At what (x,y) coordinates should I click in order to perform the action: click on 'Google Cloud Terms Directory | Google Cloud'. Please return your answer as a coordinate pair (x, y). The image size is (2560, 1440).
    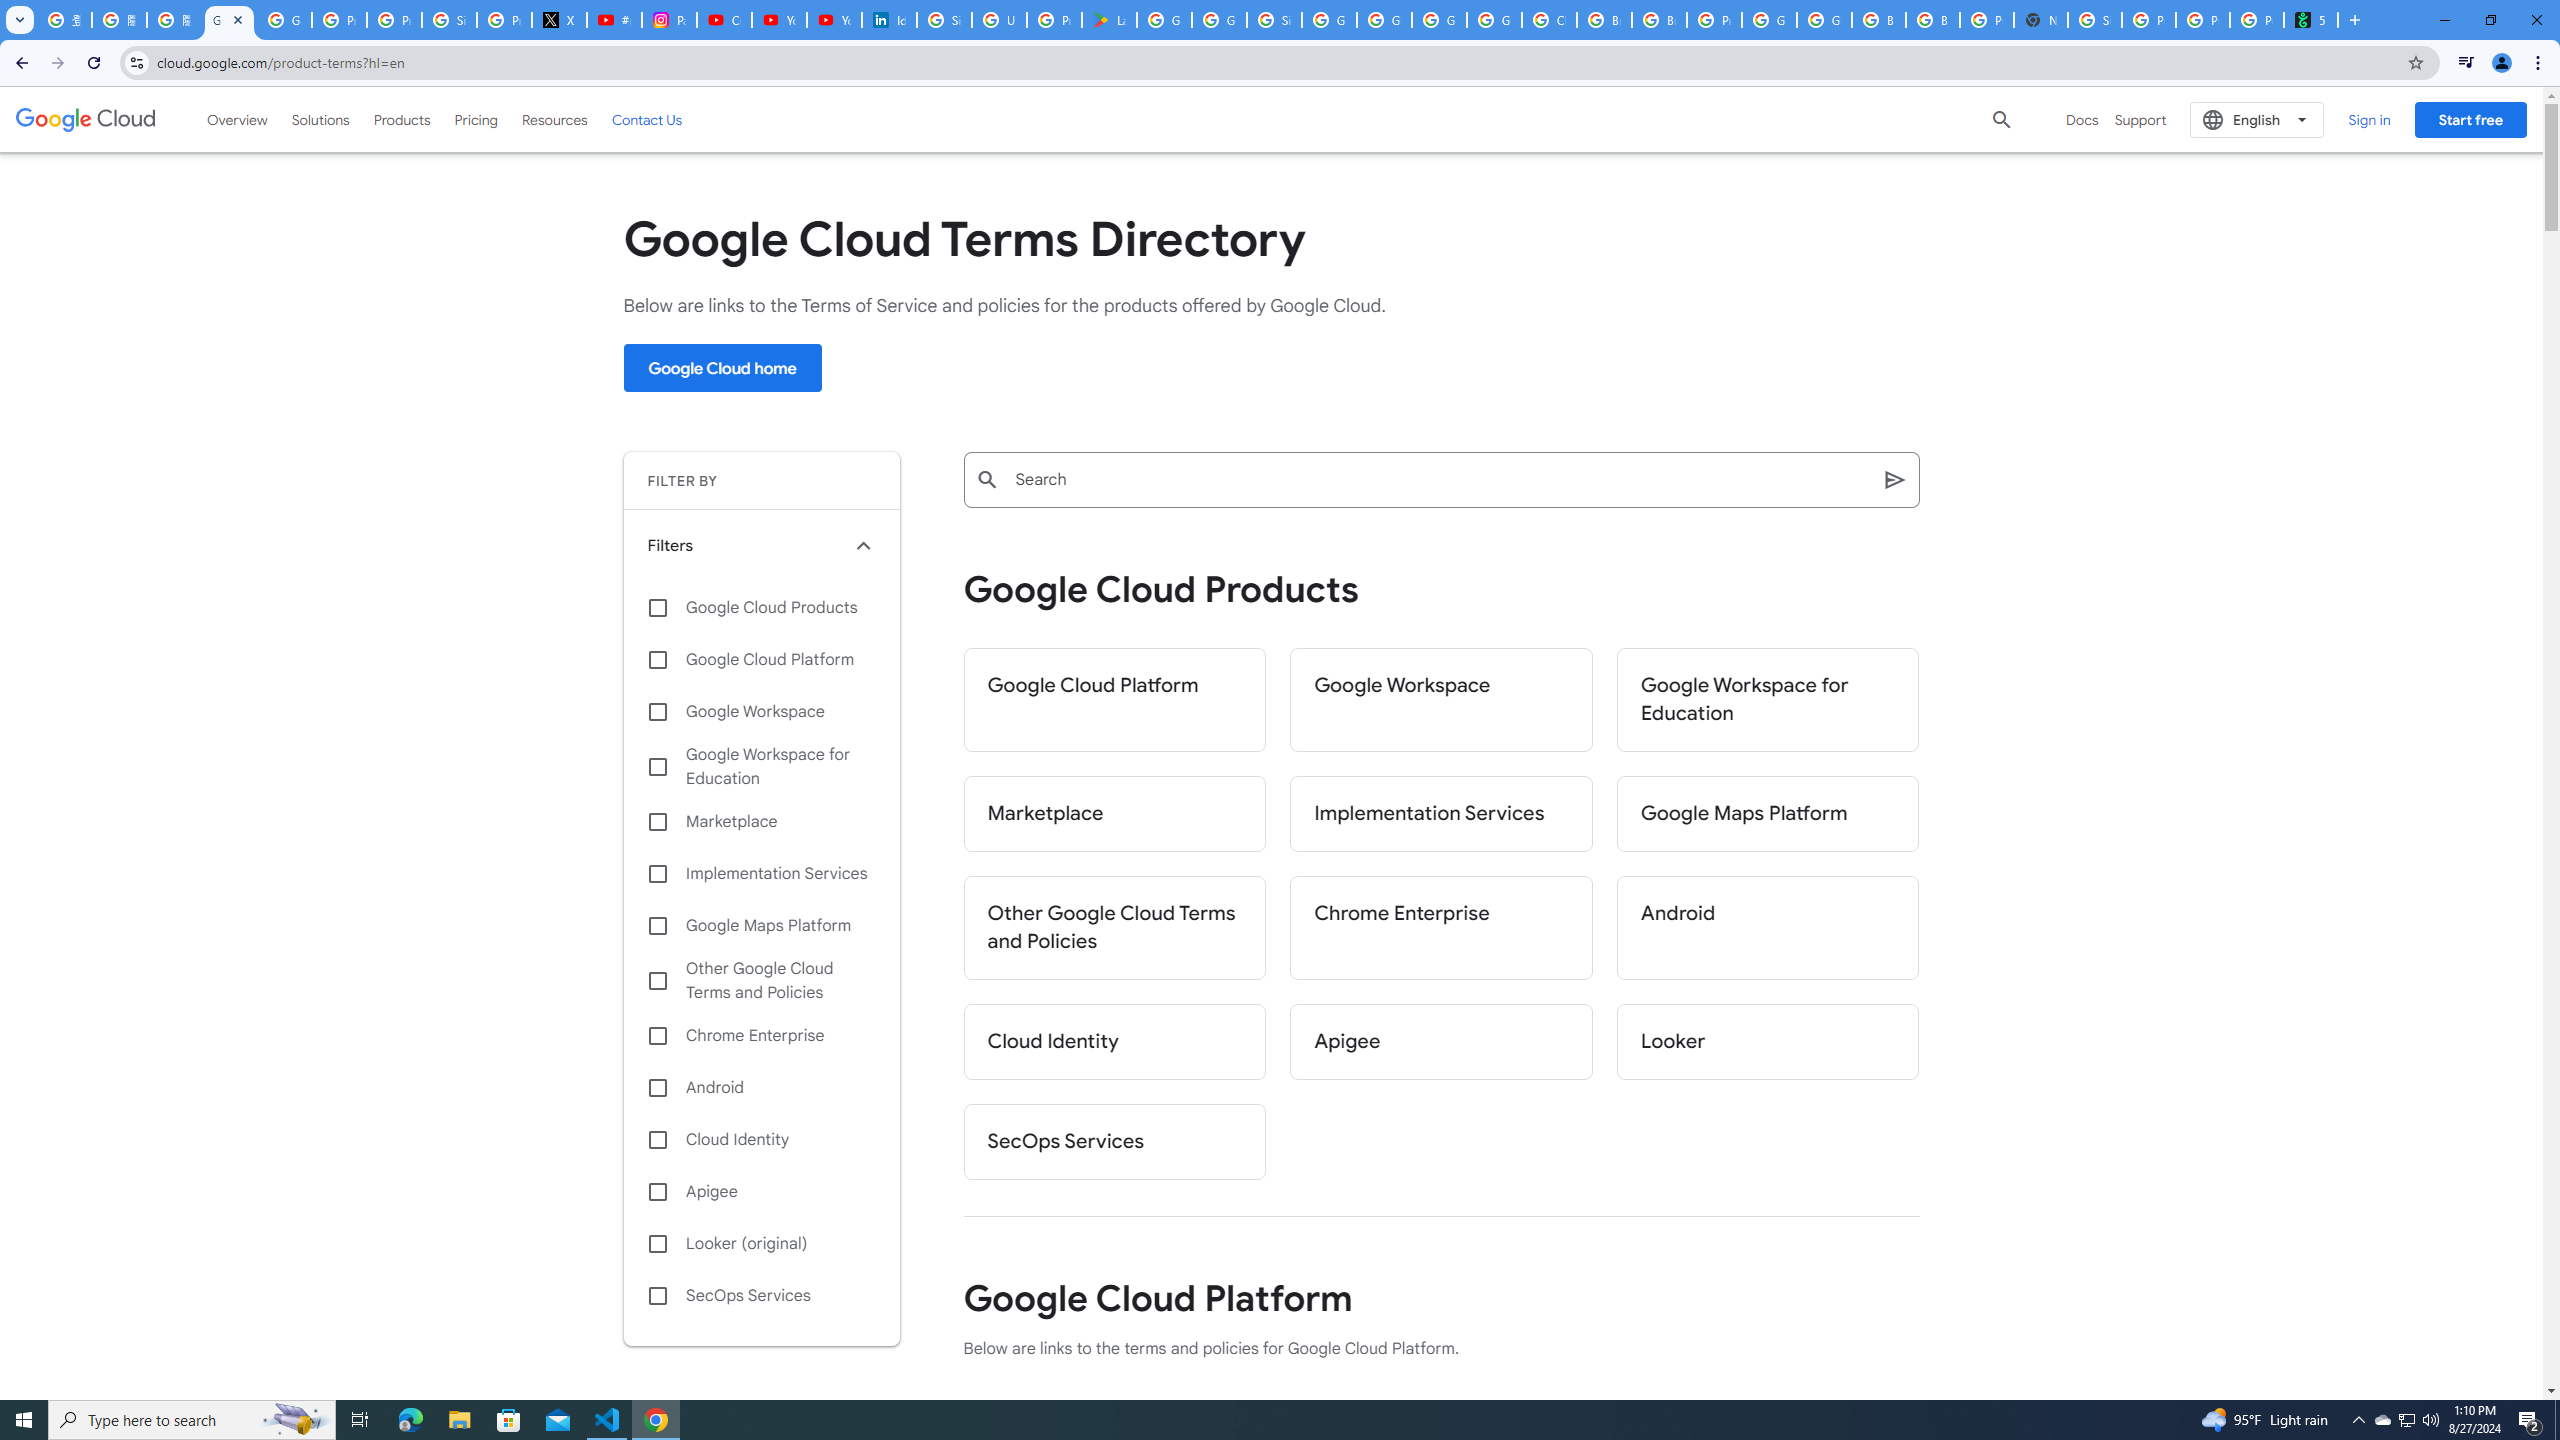
    Looking at the image, I should click on (228, 19).